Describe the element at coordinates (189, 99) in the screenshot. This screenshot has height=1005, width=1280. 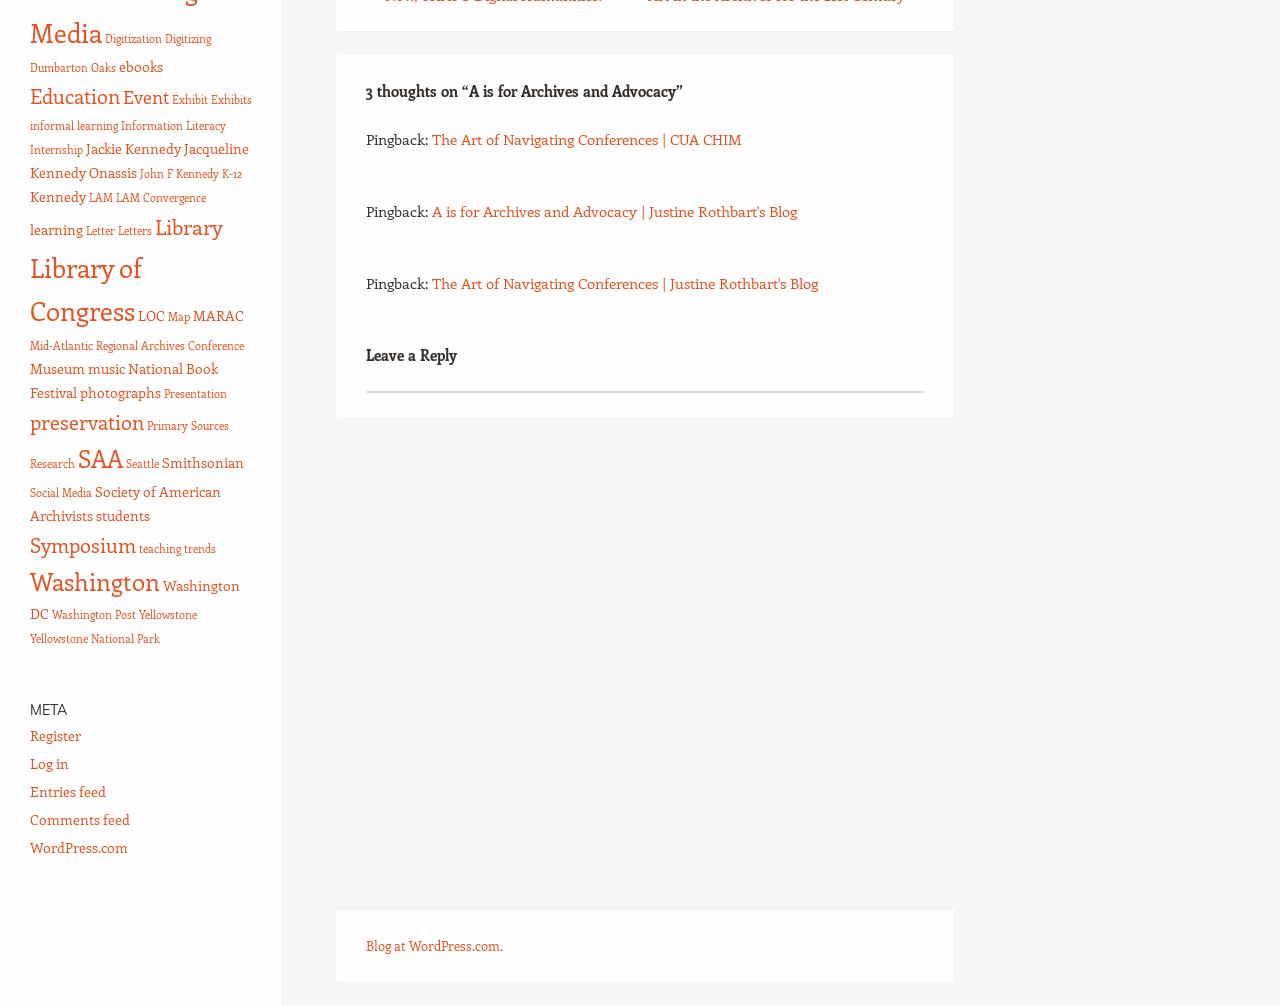
I see `'Exhibit'` at that location.